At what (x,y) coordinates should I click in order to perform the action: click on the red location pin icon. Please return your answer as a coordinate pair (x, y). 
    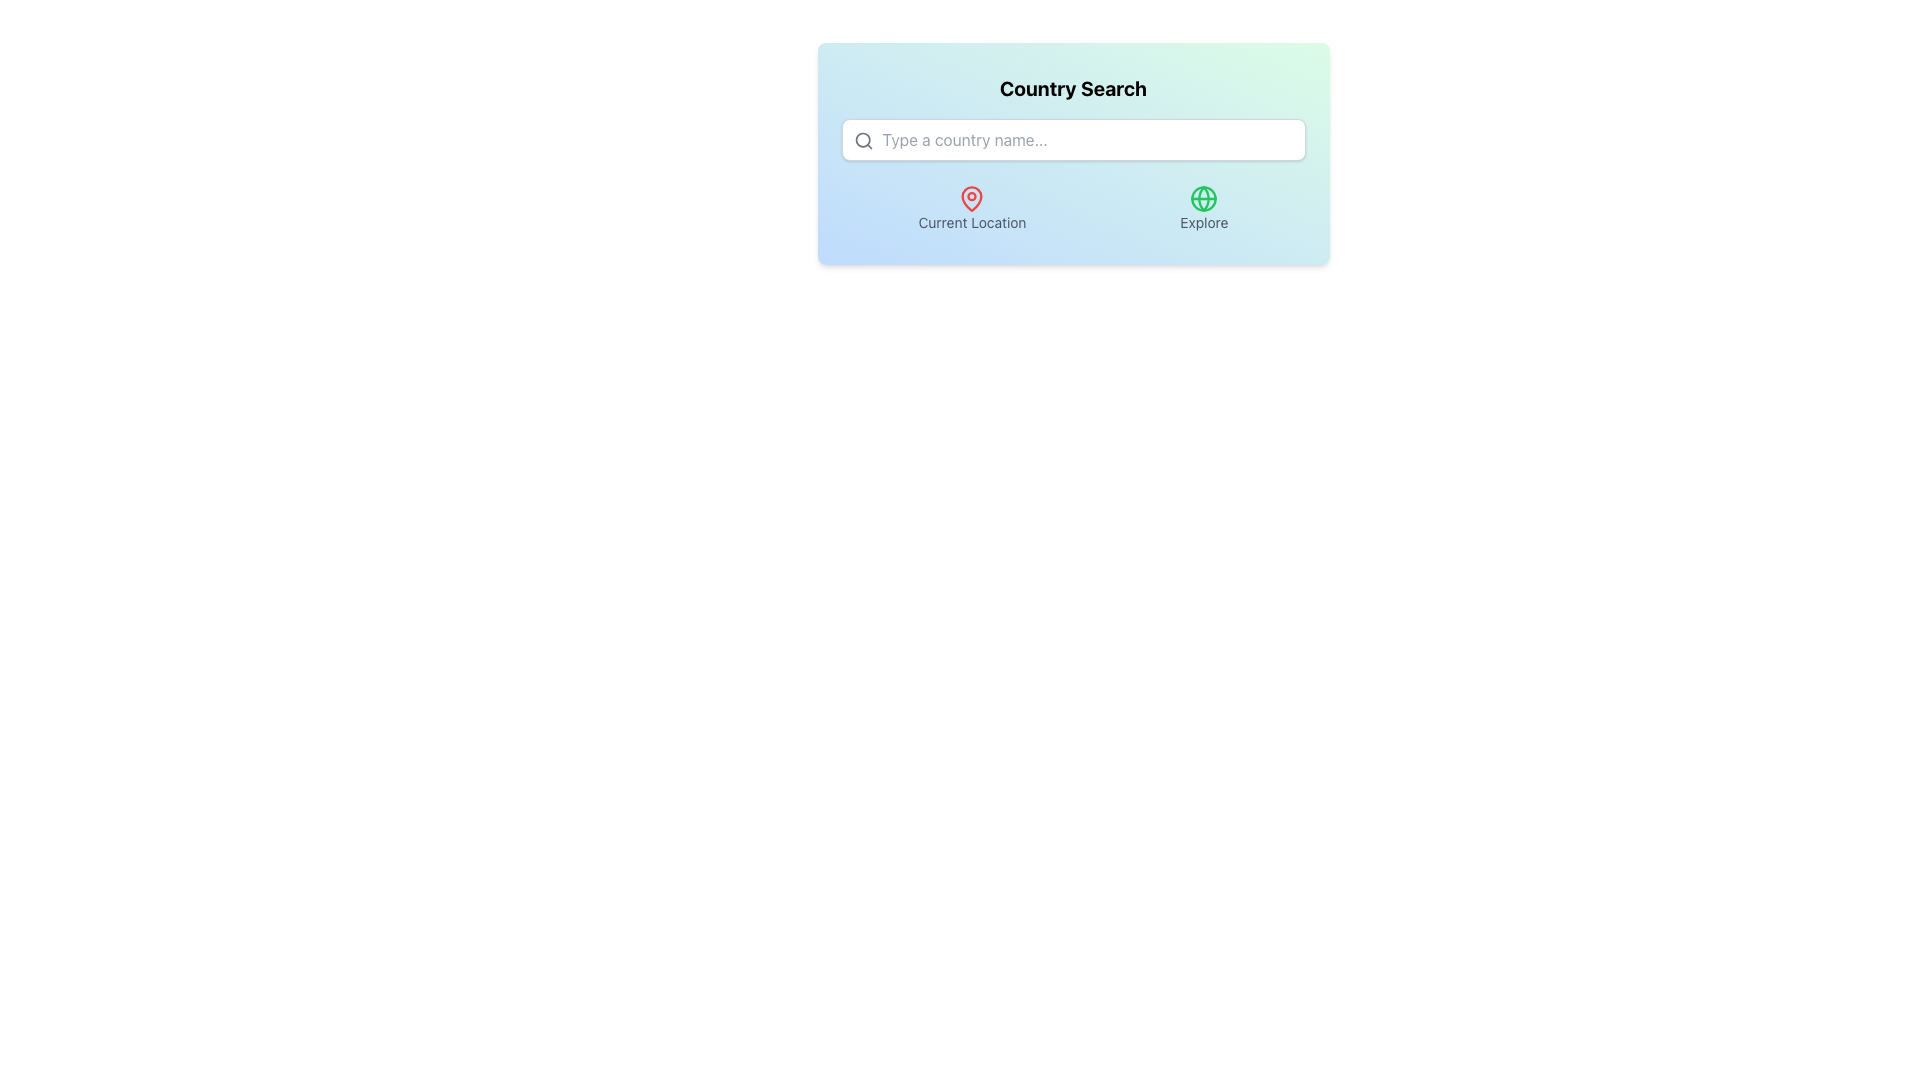
    Looking at the image, I should click on (972, 199).